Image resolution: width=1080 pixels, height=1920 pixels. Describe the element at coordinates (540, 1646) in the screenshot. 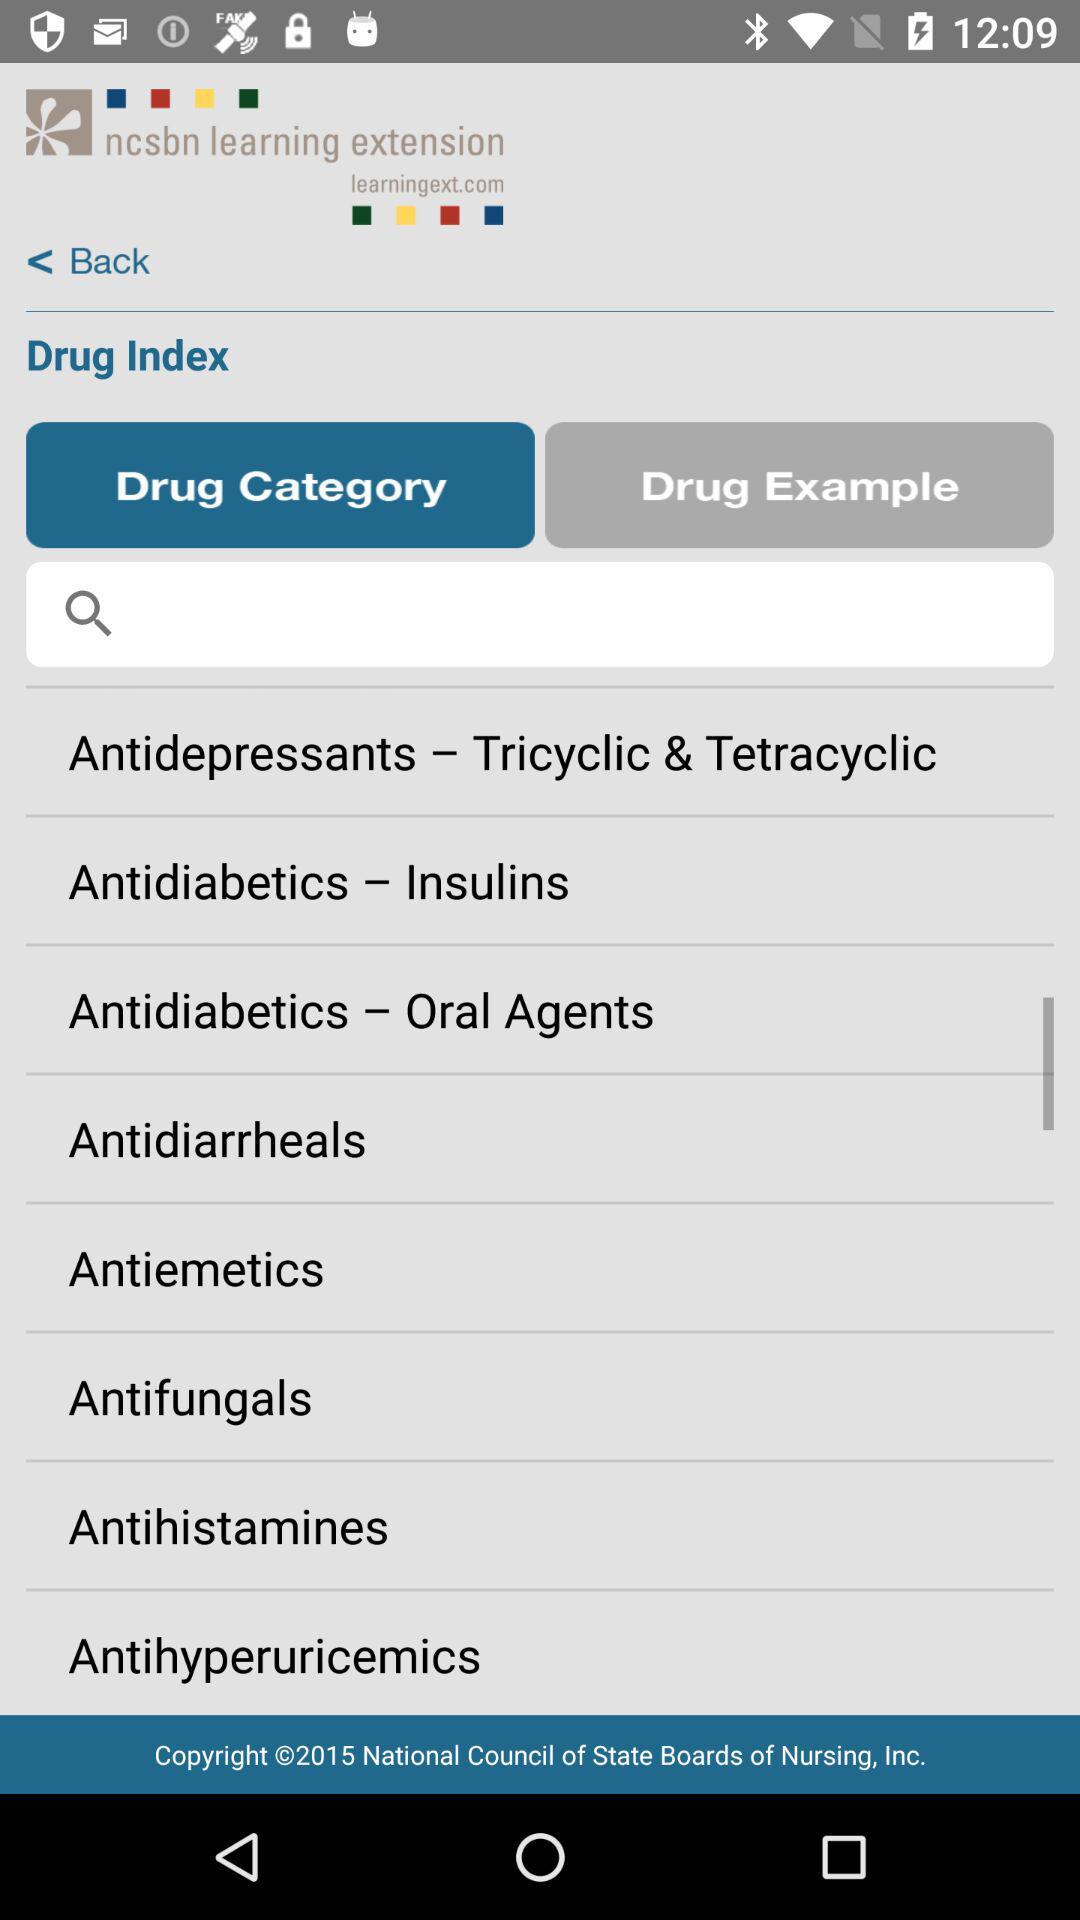

I see `app above the copyright 2015 national app` at that location.